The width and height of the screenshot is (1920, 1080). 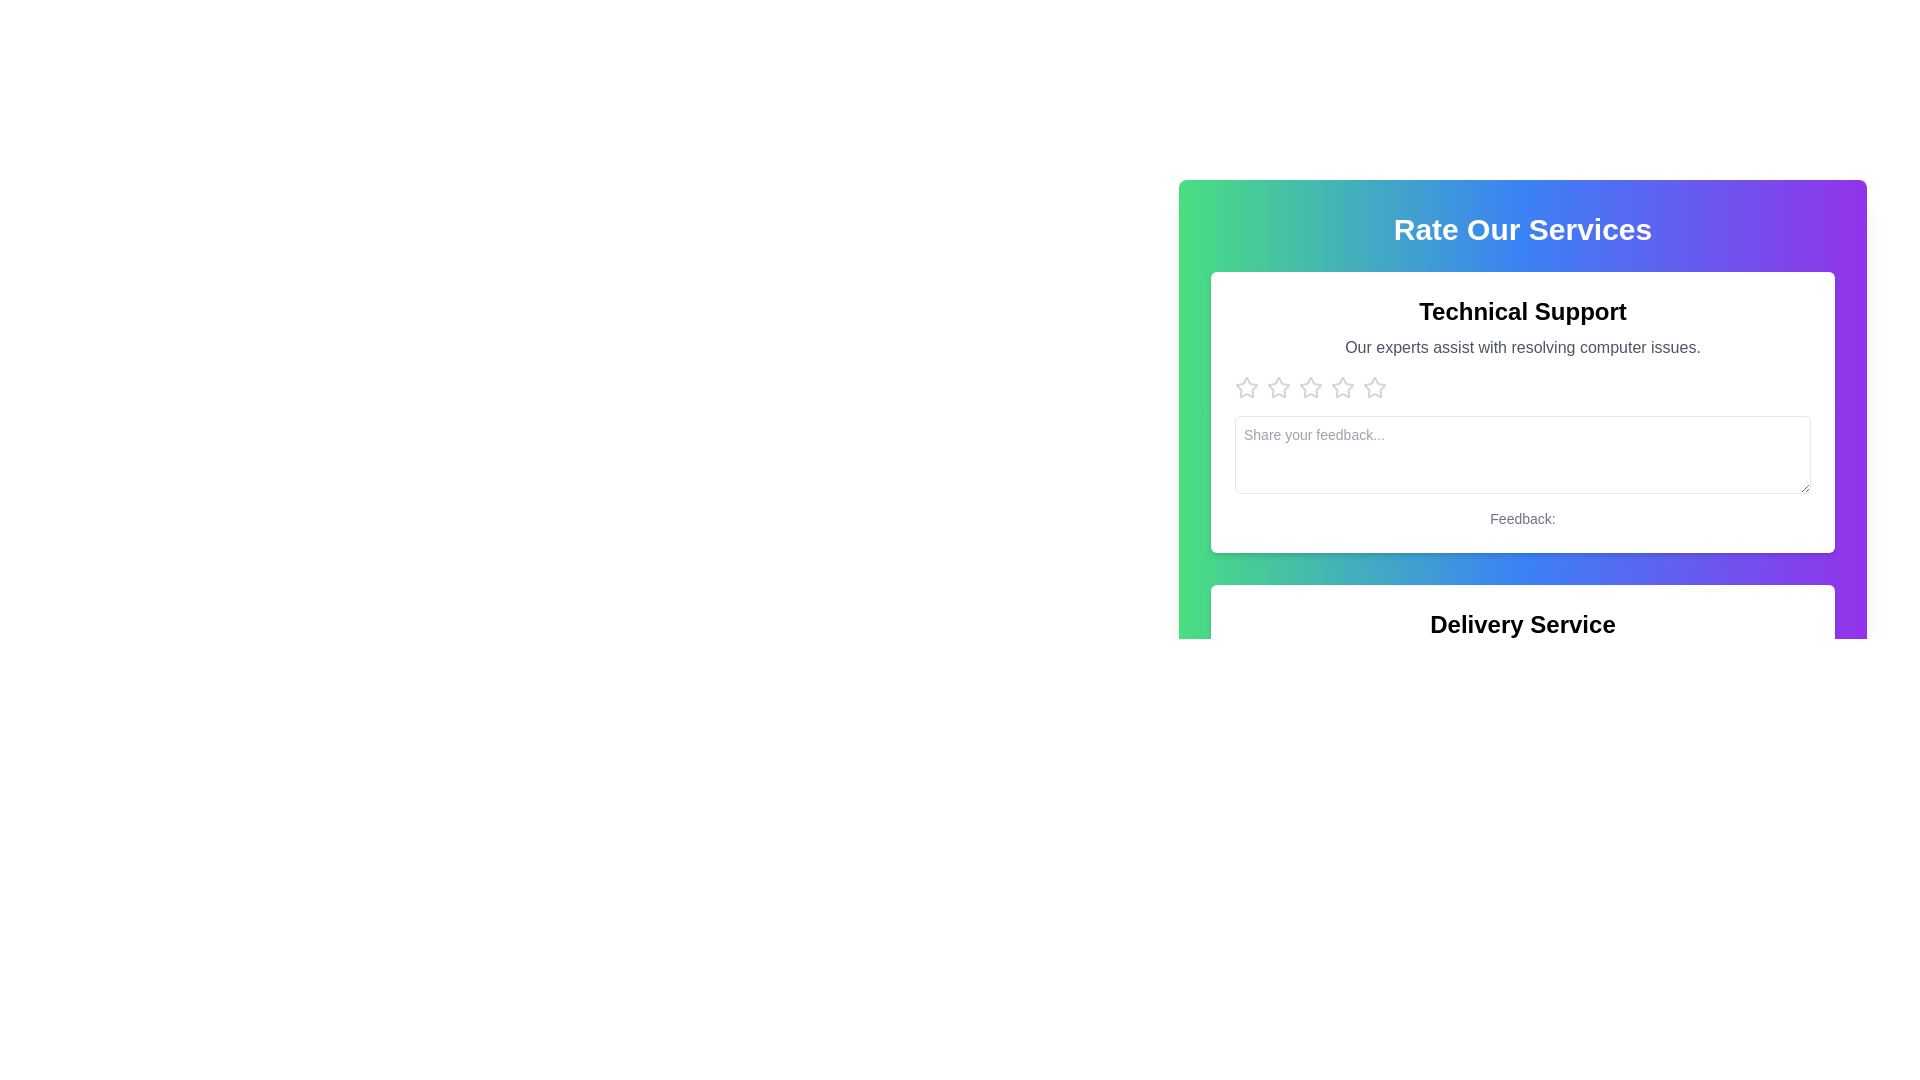 What do you see at coordinates (1310, 387) in the screenshot?
I see `the second star icon in the 'Rate Our Services' section` at bounding box center [1310, 387].